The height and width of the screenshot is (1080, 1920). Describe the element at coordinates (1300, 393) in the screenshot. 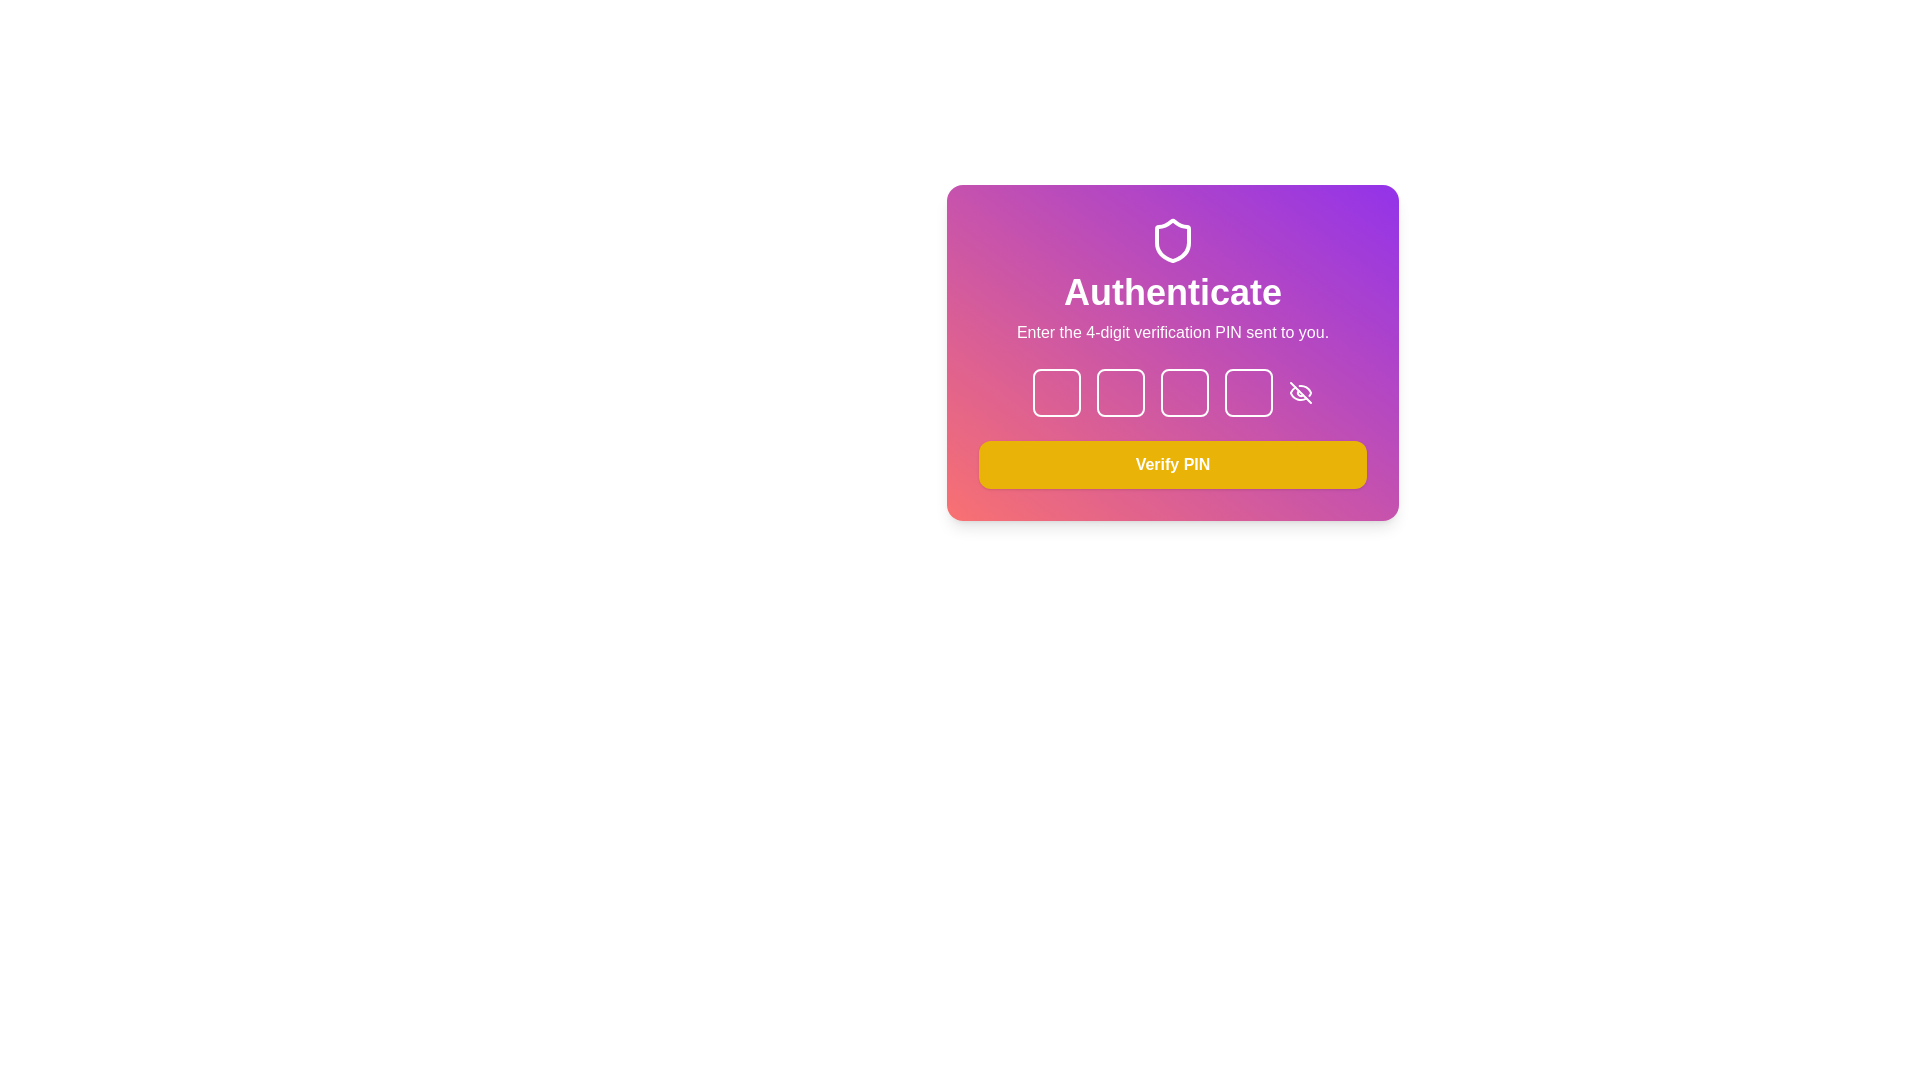

I see `the eye icon with a diagonal line crossing through it, located to the right of the last box in the PIN input section` at that location.